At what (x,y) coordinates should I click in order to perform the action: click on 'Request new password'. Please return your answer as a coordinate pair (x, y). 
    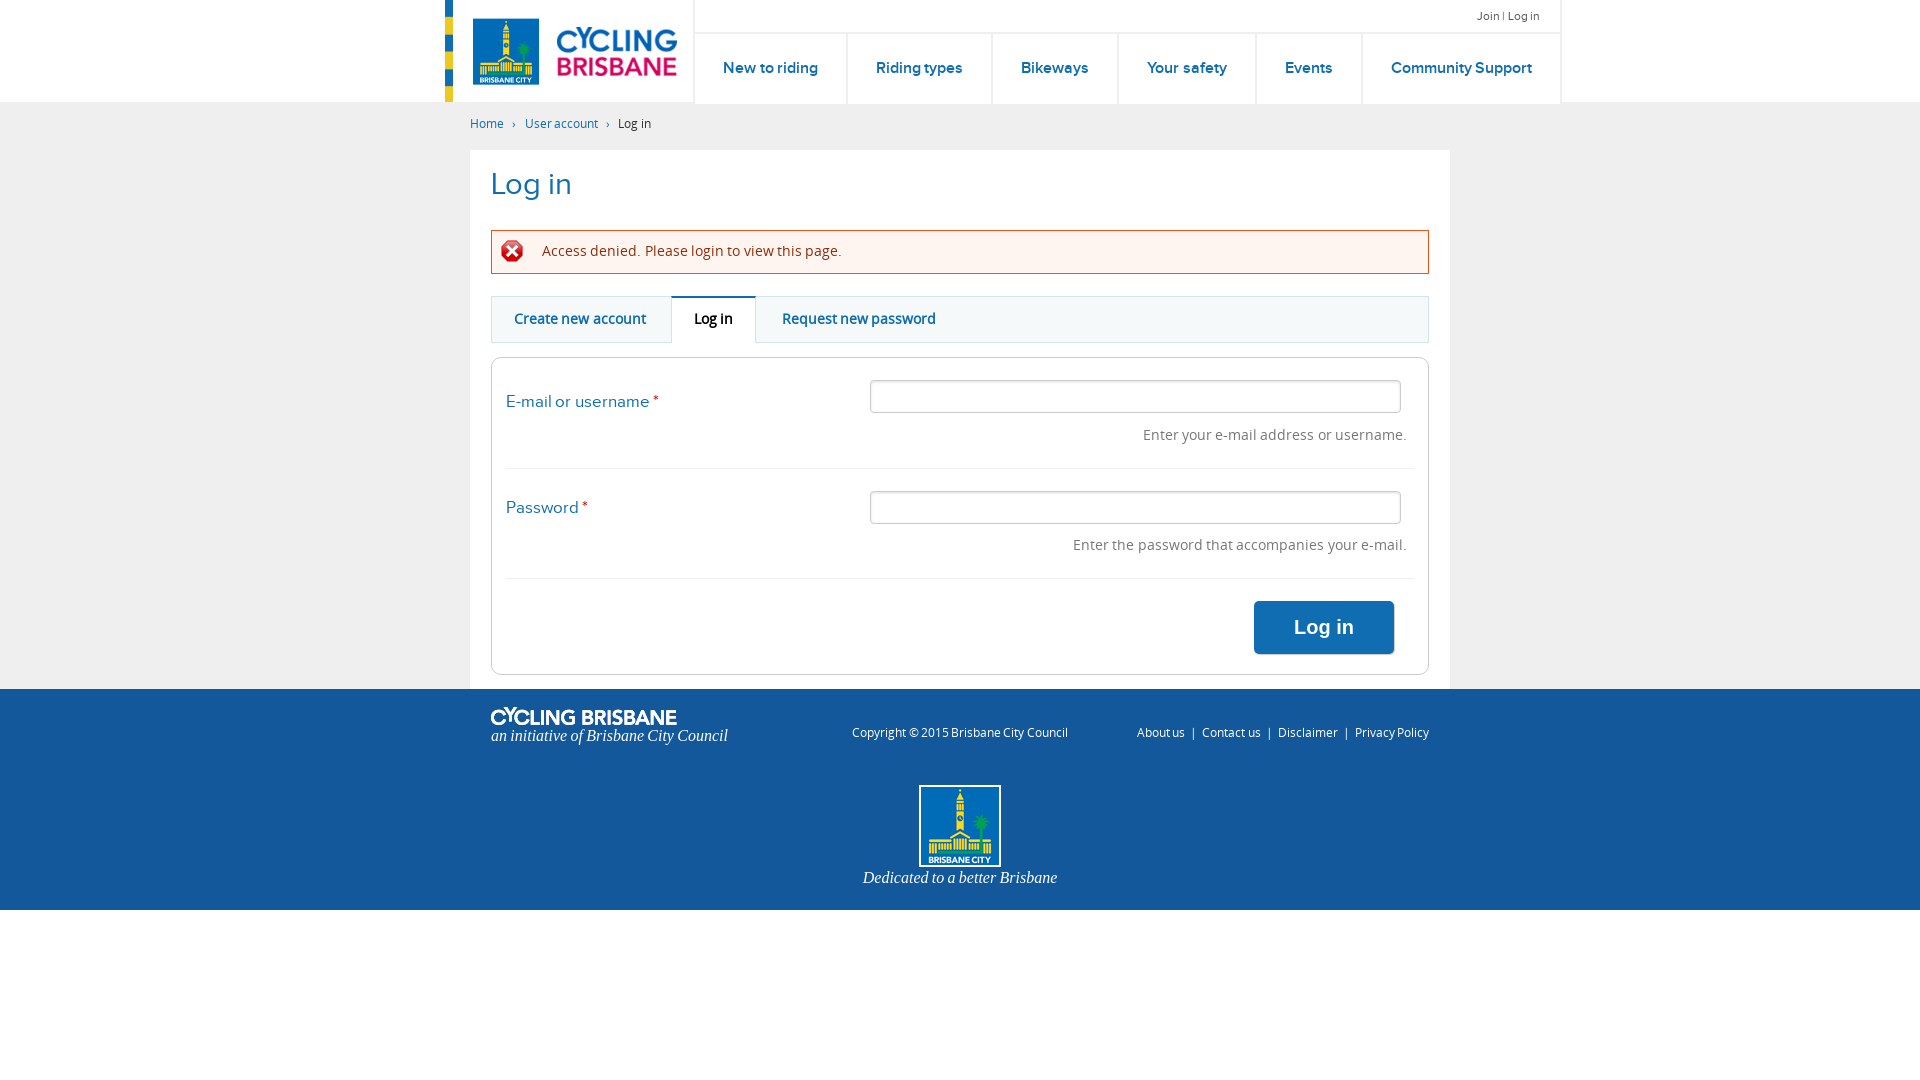
    Looking at the image, I should click on (859, 319).